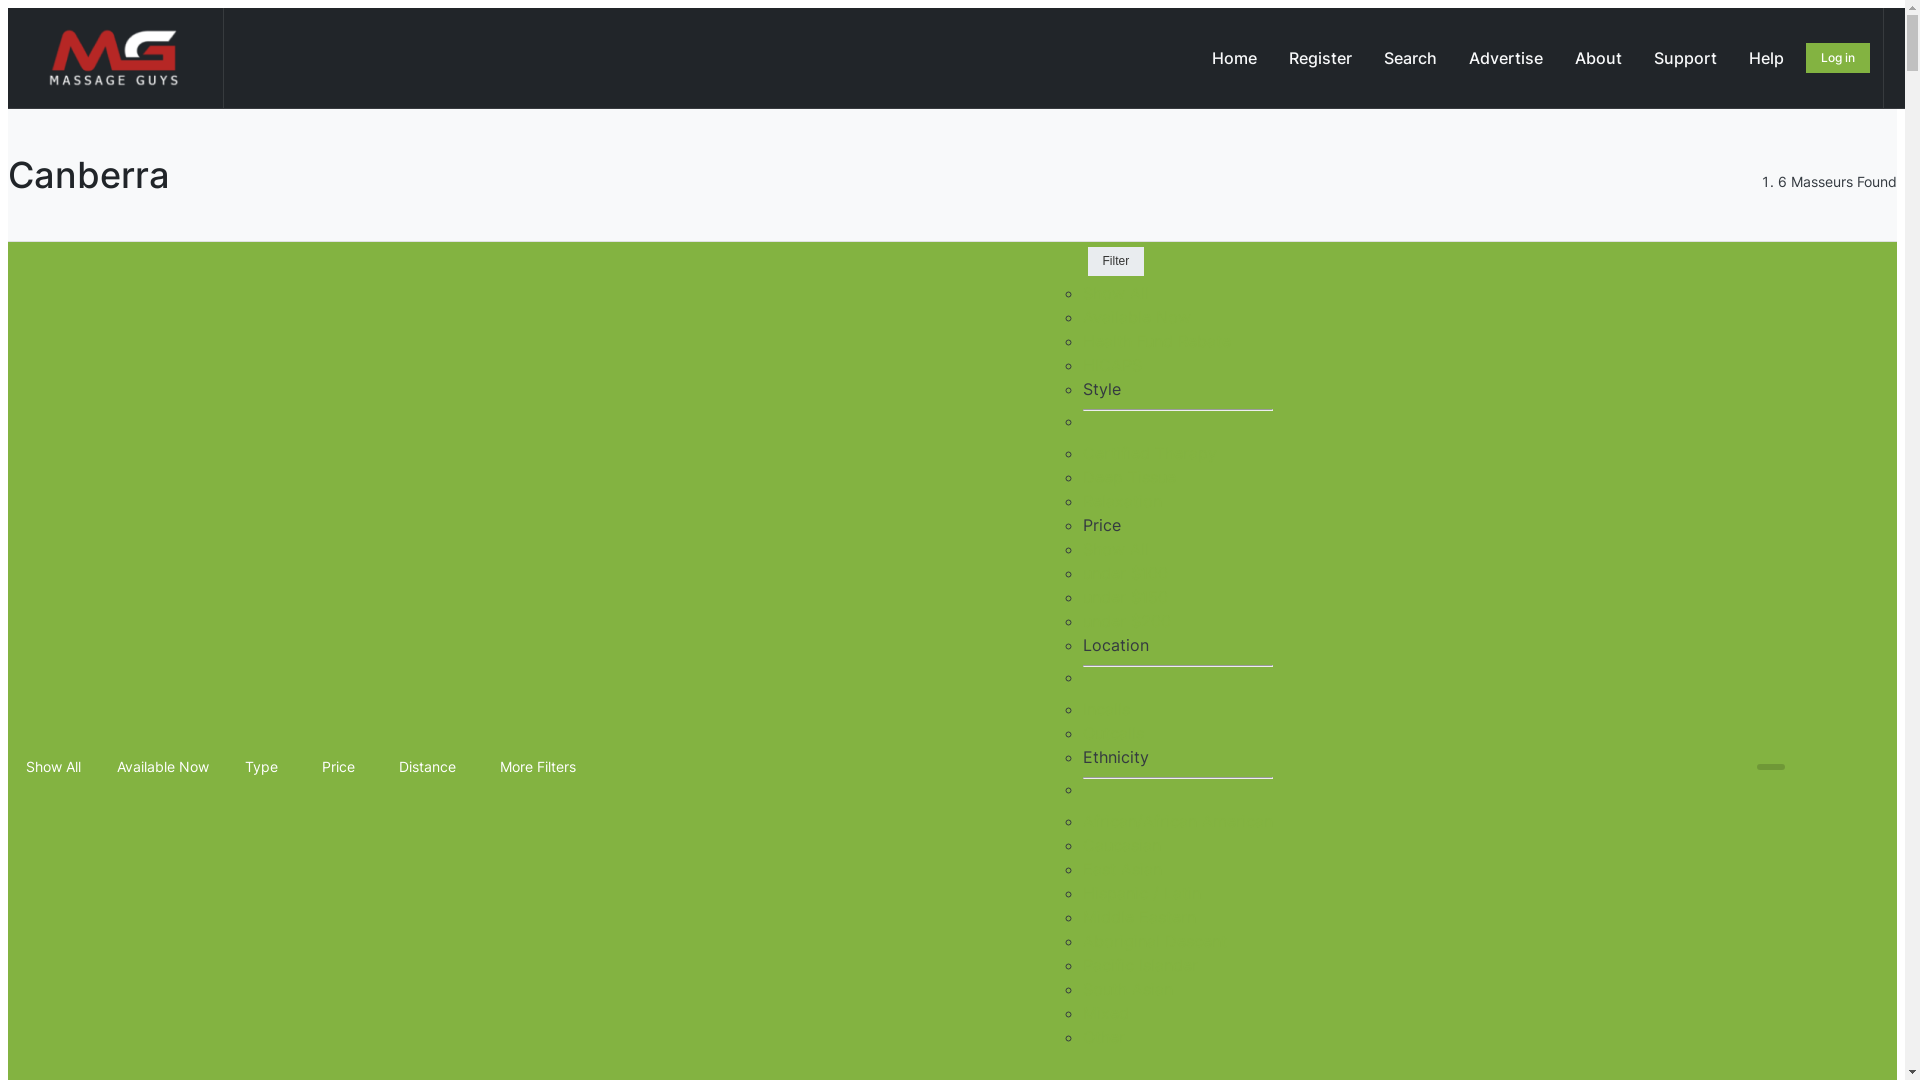  Describe the element at coordinates (1597, 56) in the screenshot. I see `'About'` at that location.